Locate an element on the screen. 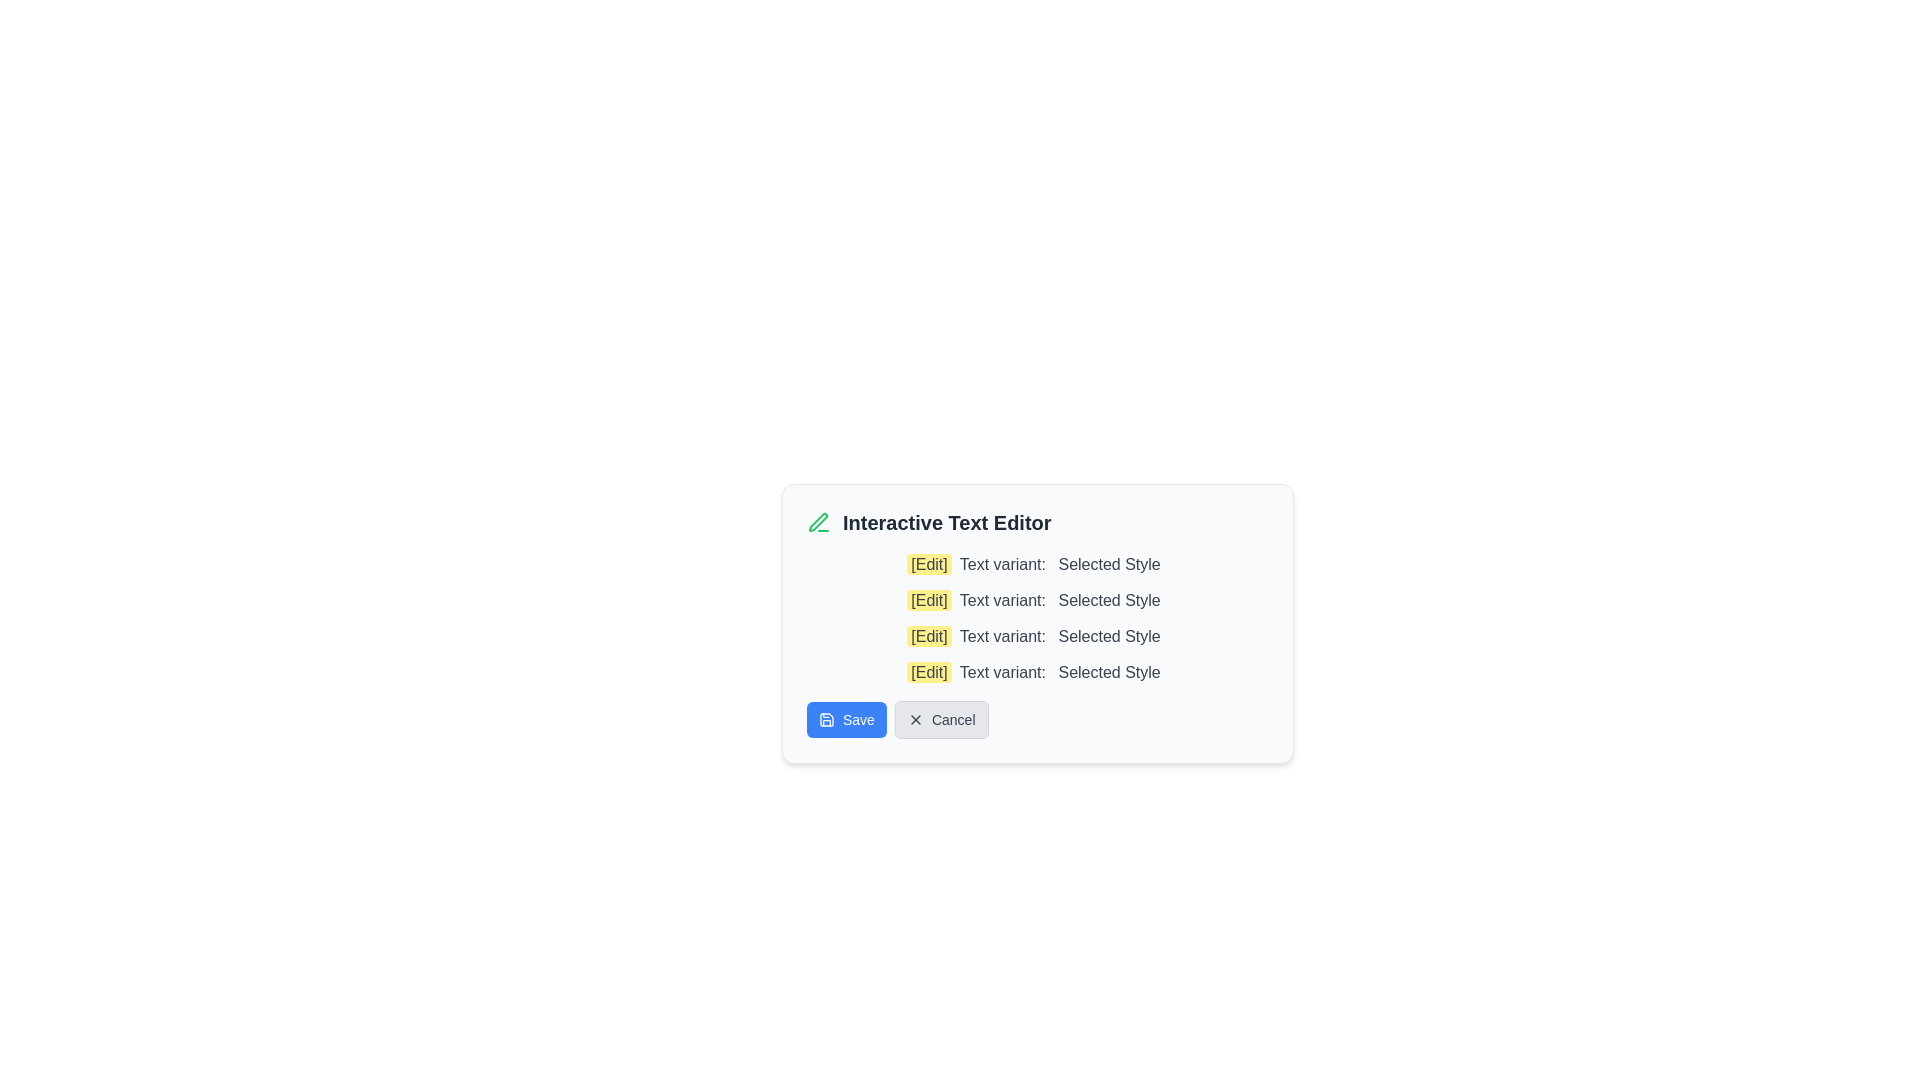 Image resolution: width=1920 pixels, height=1080 pixels. the '[Edit]' button with a yellow background and rounded corners is located at coordinates (928, 672).